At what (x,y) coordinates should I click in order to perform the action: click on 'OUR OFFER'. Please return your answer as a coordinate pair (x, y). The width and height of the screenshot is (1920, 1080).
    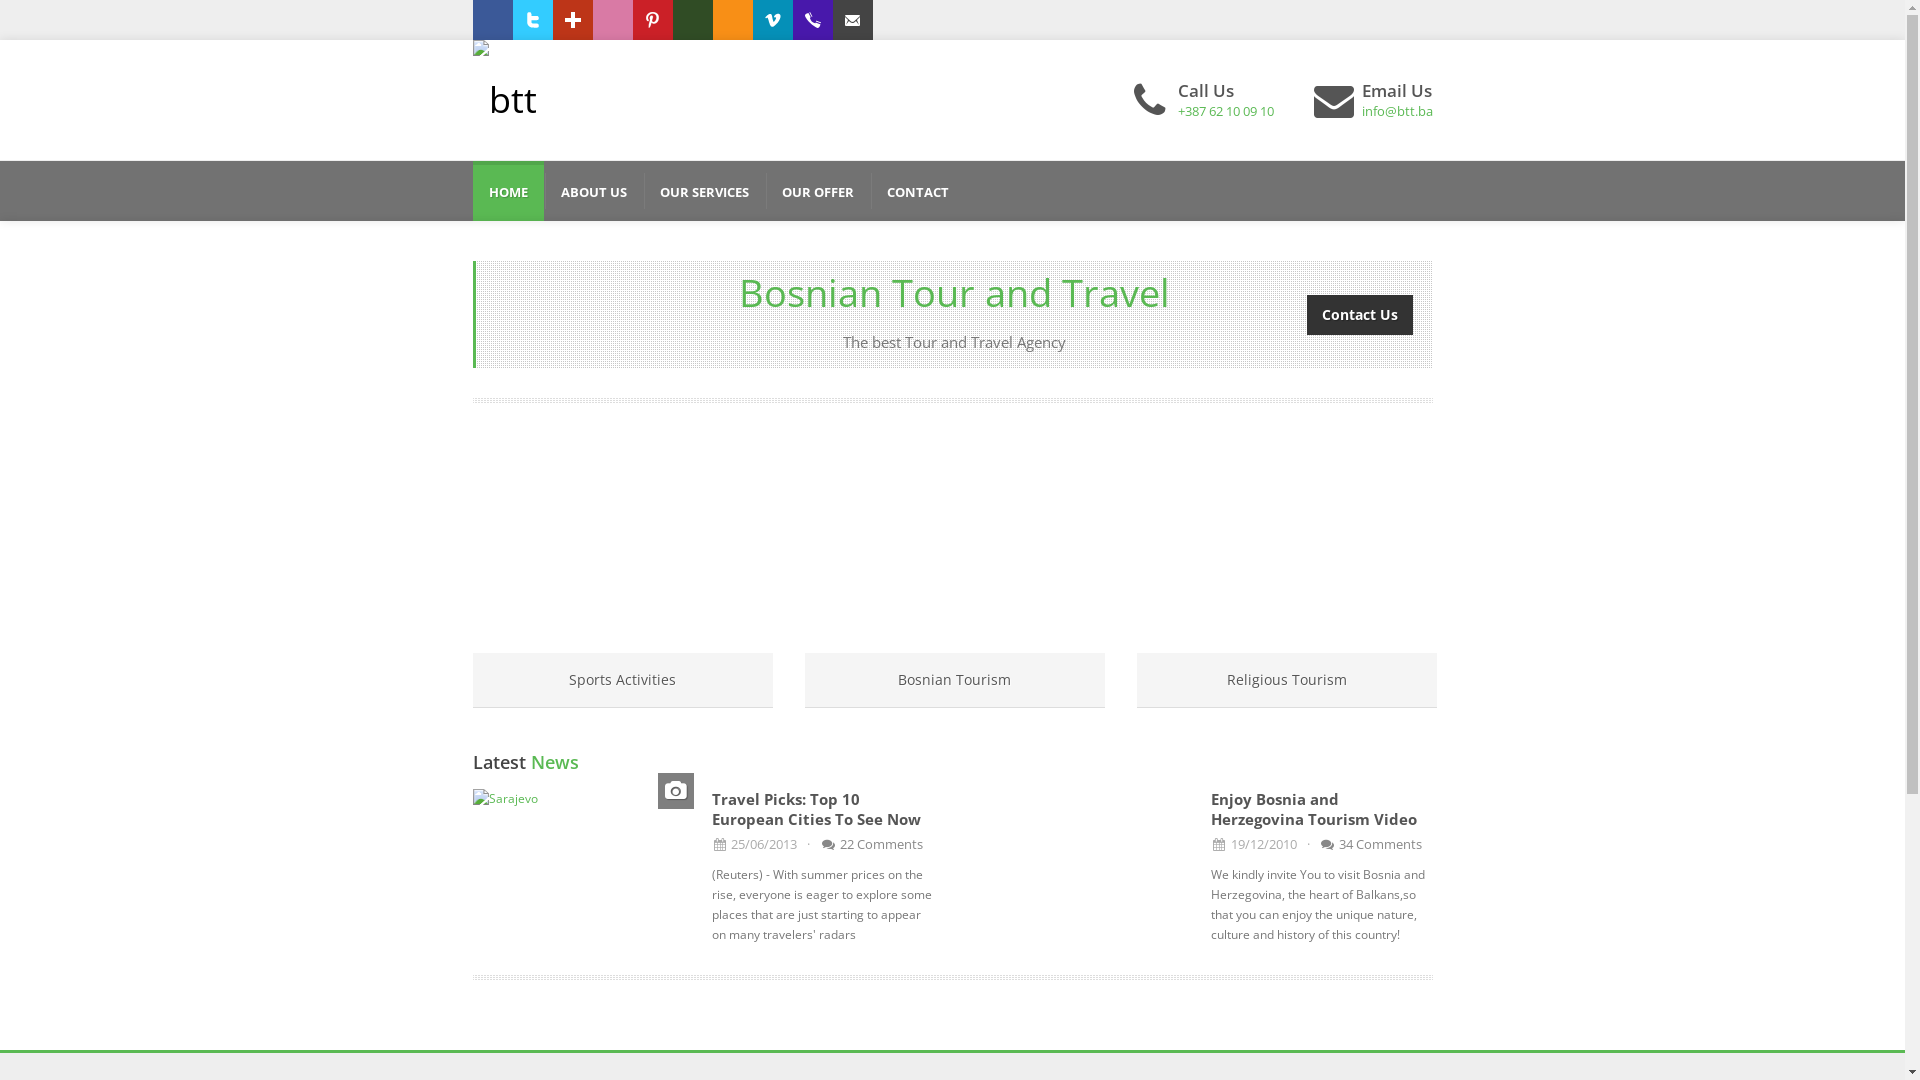
    Looking at the image, I should click on (817, 191).